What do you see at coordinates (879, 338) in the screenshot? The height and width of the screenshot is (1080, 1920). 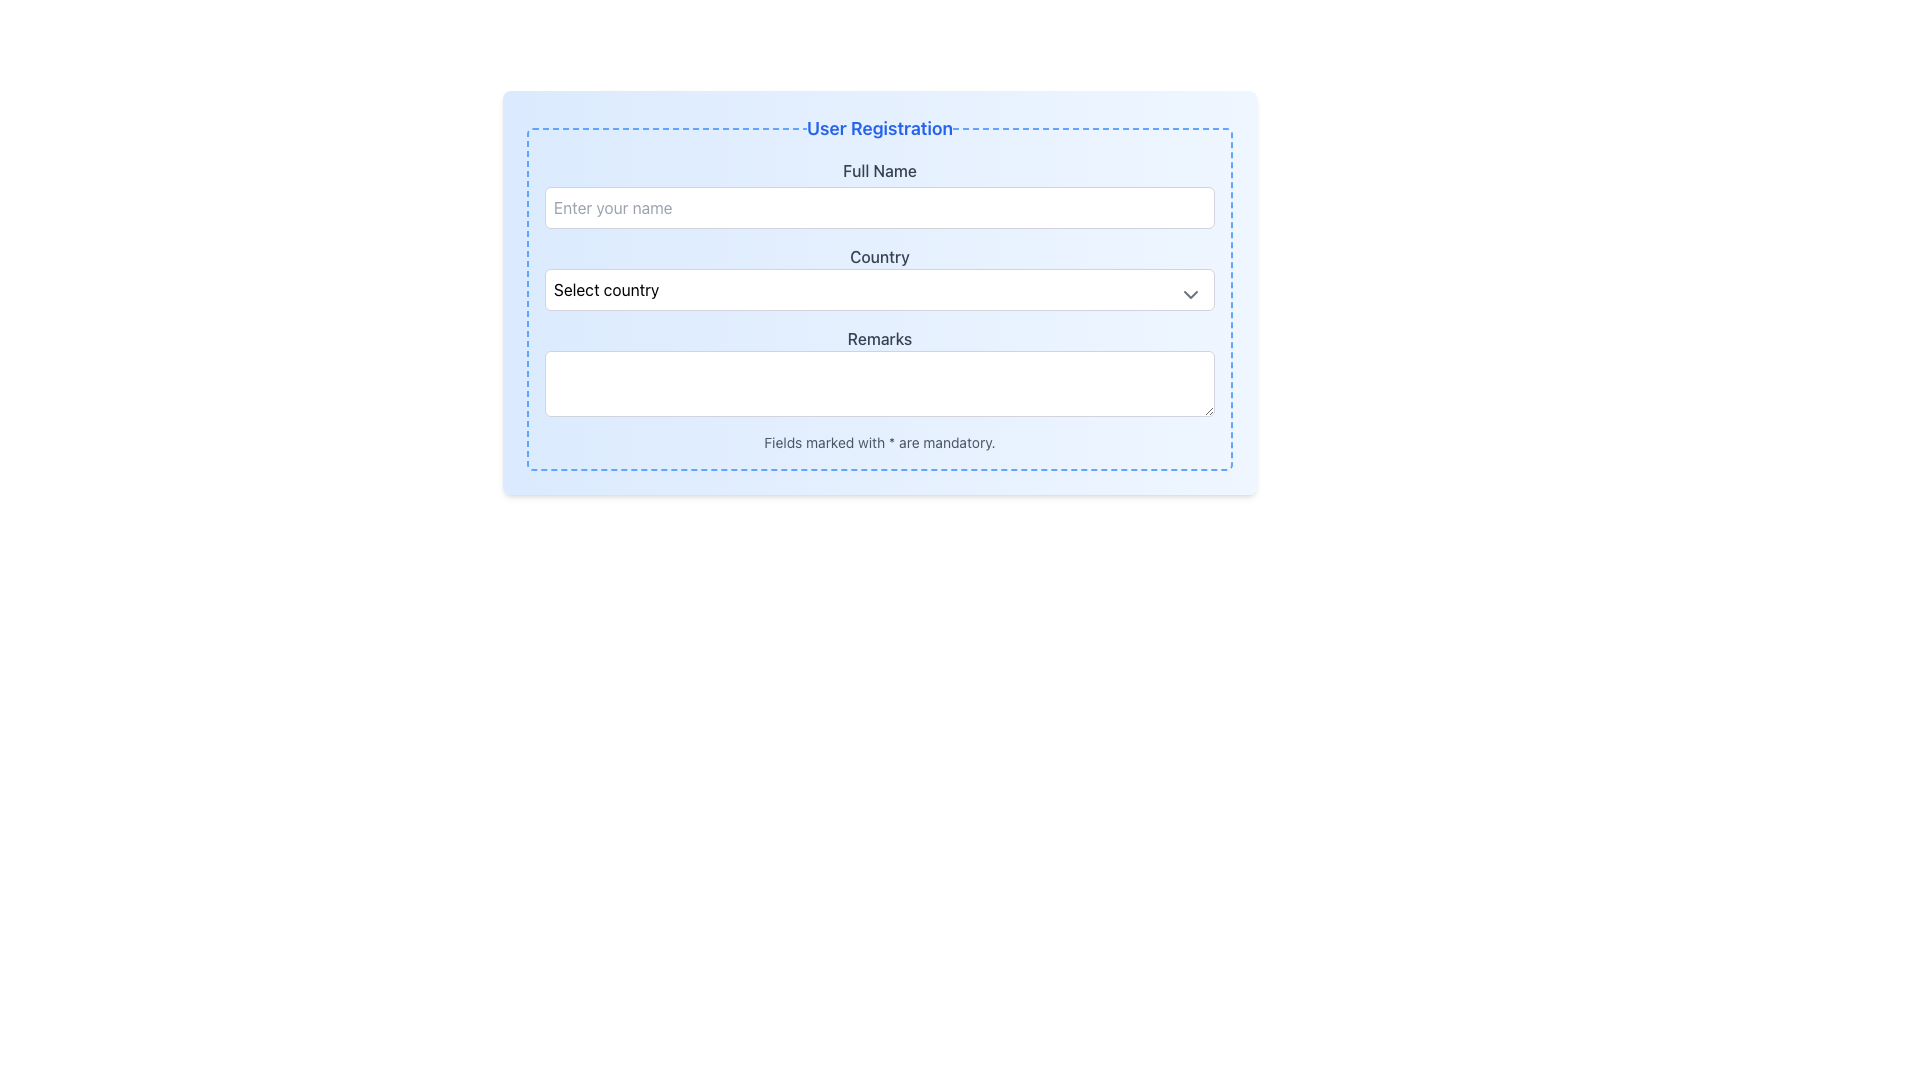 I see `the label for the 'Remarks' textarea input field in the user registration form, which is positioned beneath the 'Country' dropdown` at bounding box center [879, 338].